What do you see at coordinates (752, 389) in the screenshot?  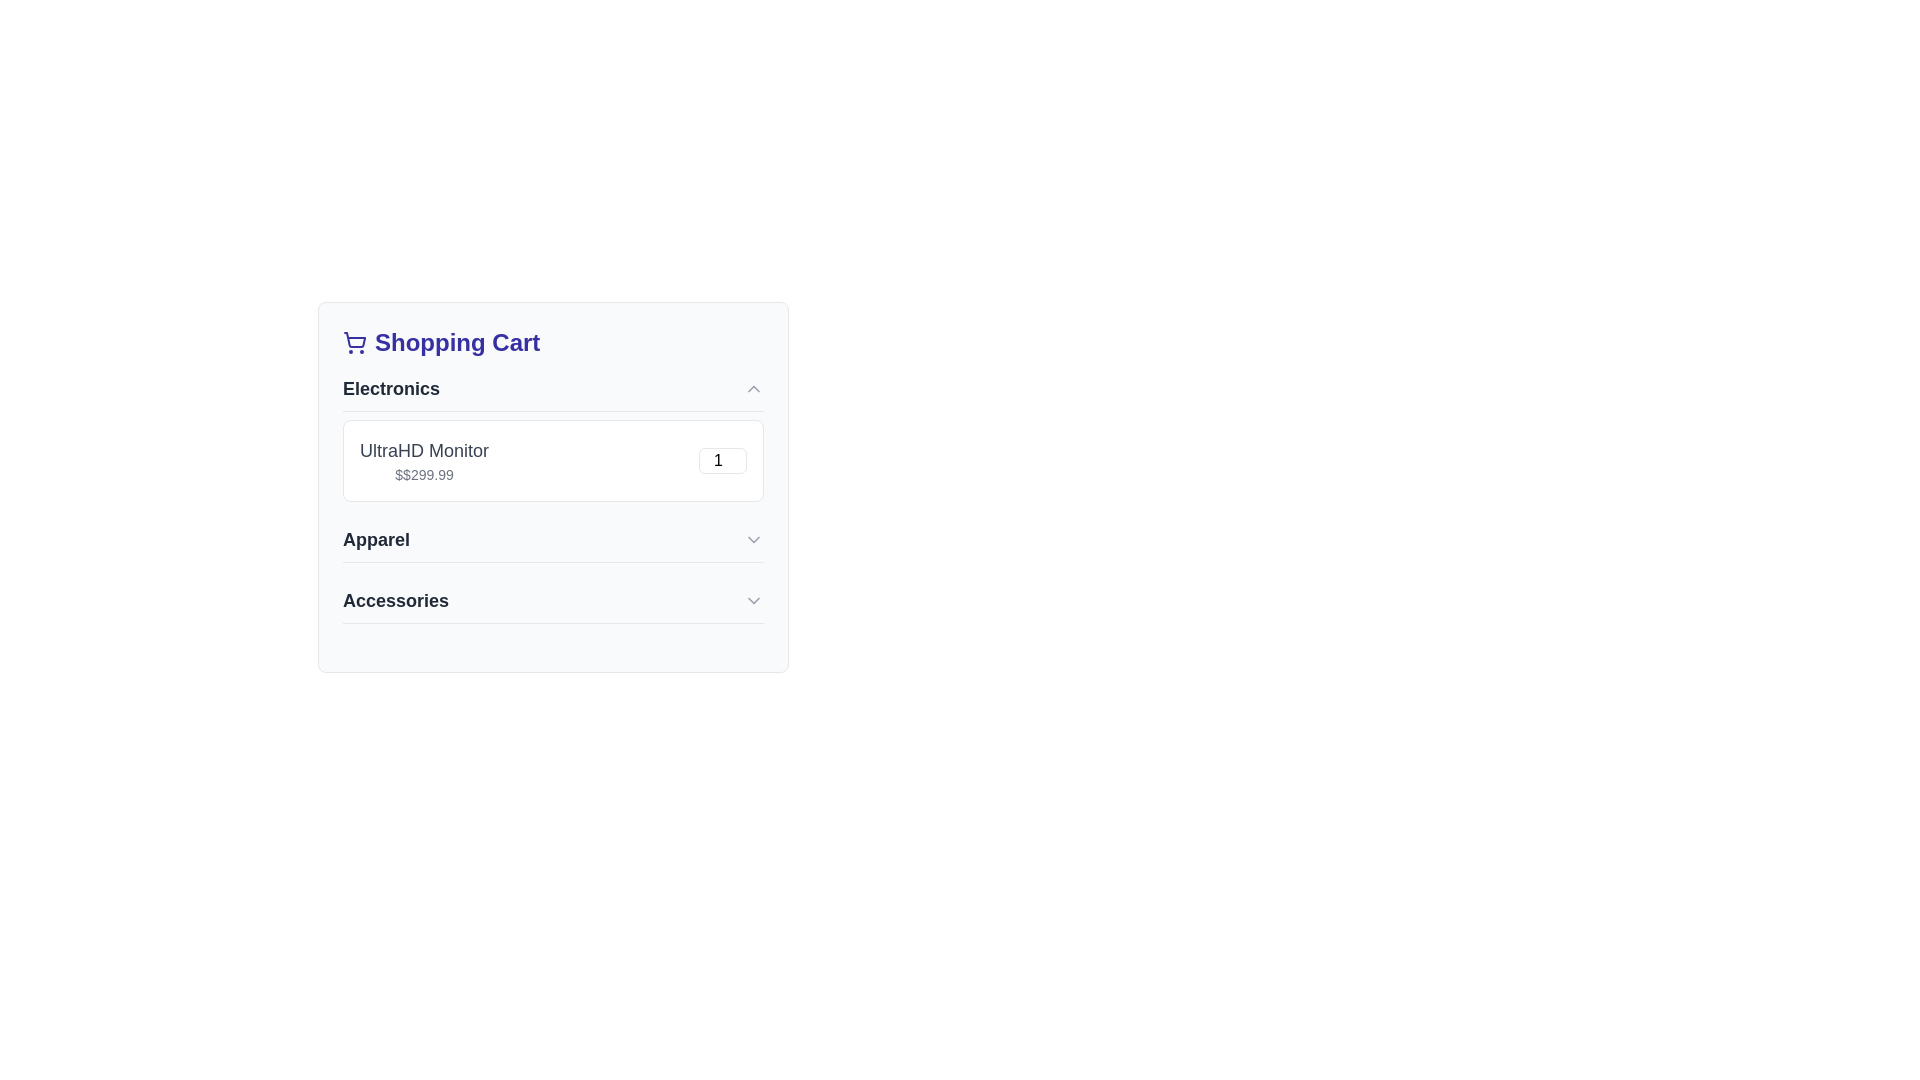 I see `the chevron icon located` at bounding box center [752, 389].